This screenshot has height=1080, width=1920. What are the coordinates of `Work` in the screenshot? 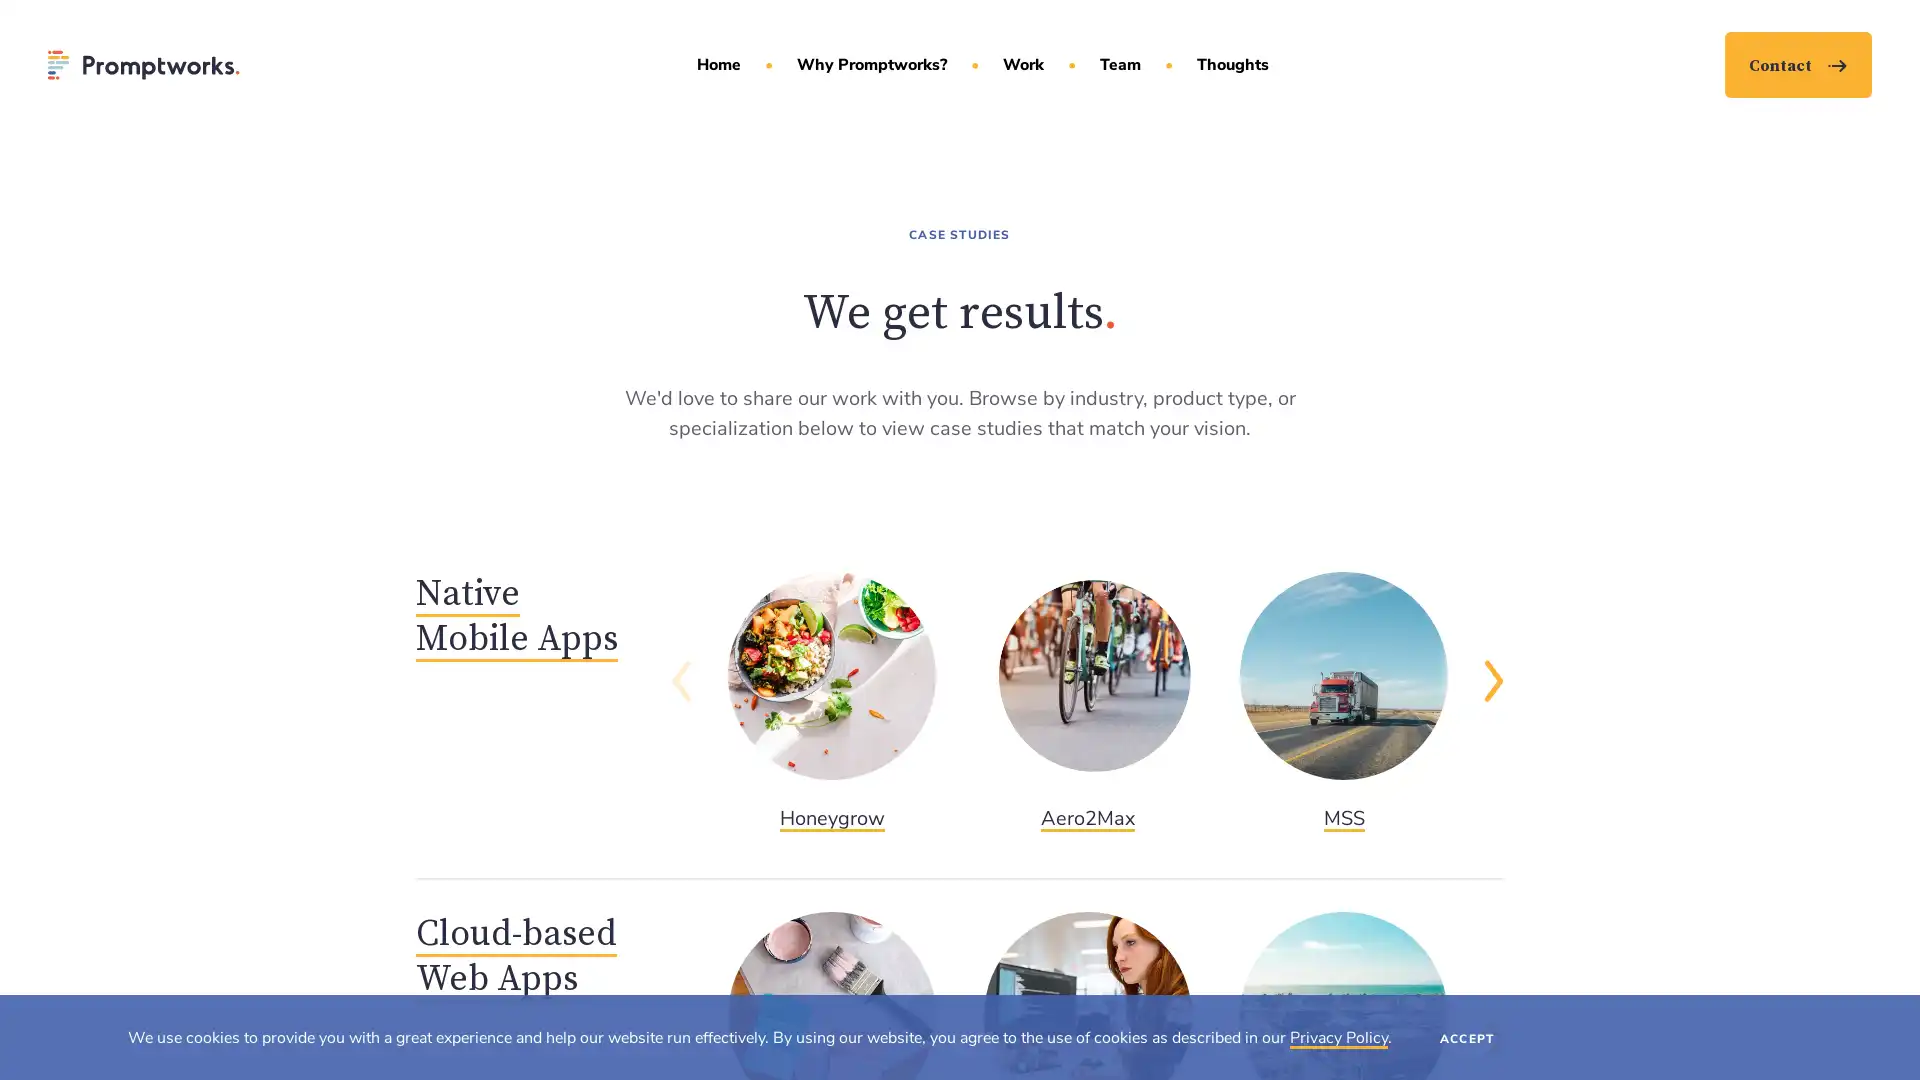 It's located at (1022, 64).